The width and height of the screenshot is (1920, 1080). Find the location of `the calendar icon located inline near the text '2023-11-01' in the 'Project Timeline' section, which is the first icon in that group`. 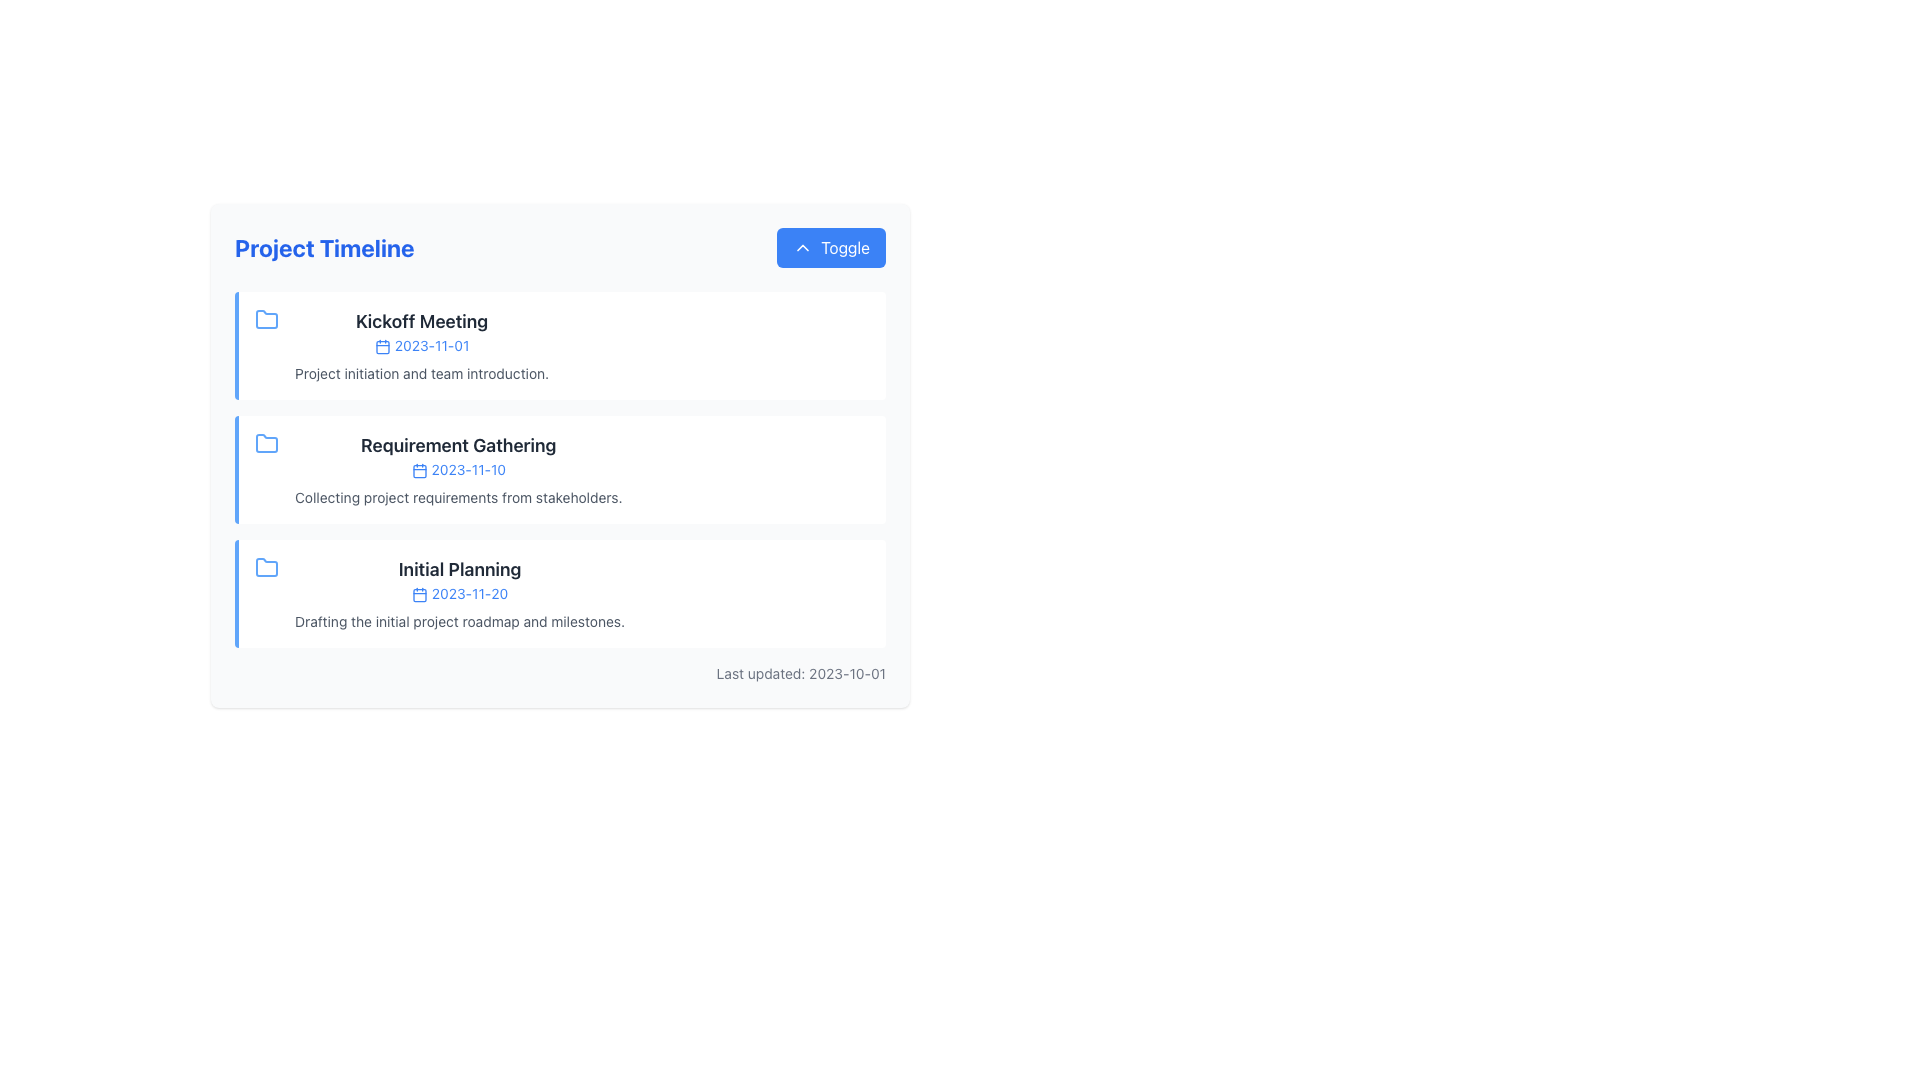

the calendar icon located inline near the text '2023-11-01' in the 'Project Timeline' section, which is the first icon in that group is located at coordinates (382, 346).